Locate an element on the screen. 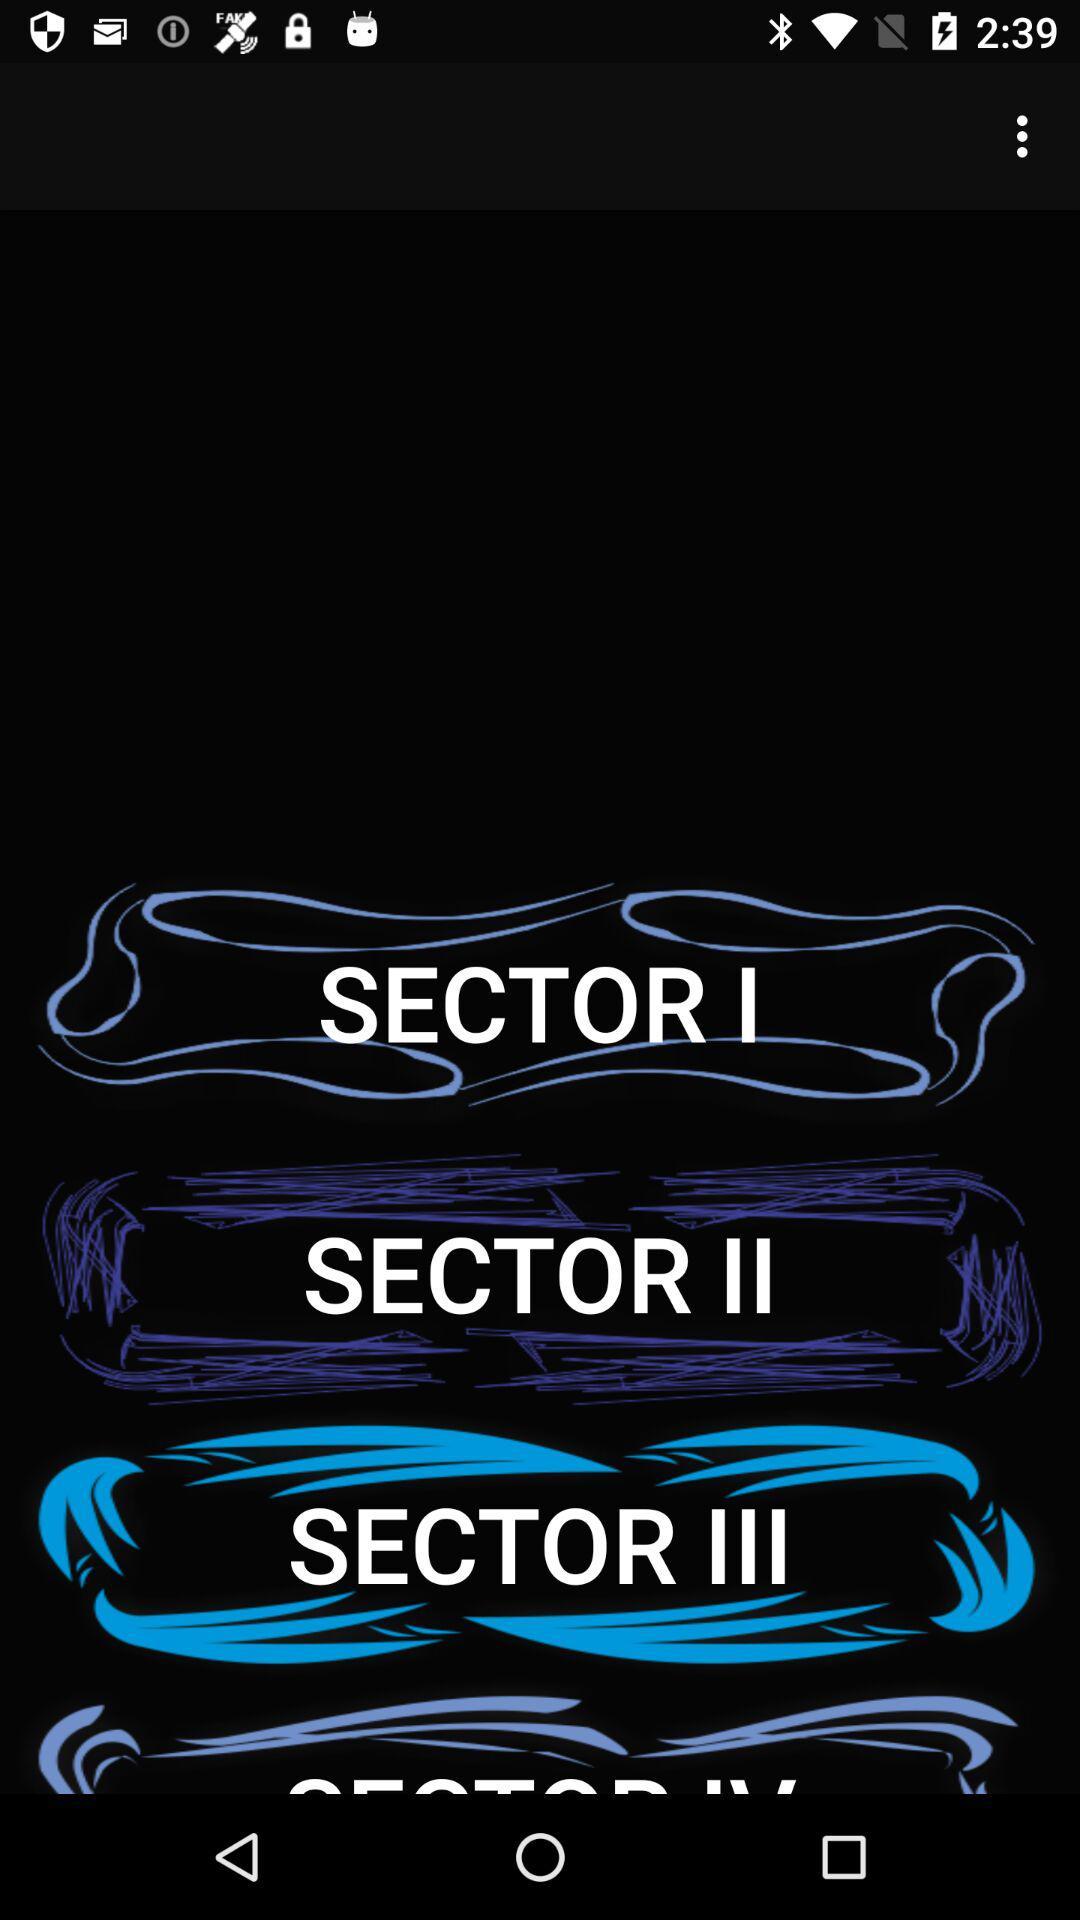 The height and width of the screenshot is (1920, 1080). sector ii icon is located at coordinates (540, 1271).